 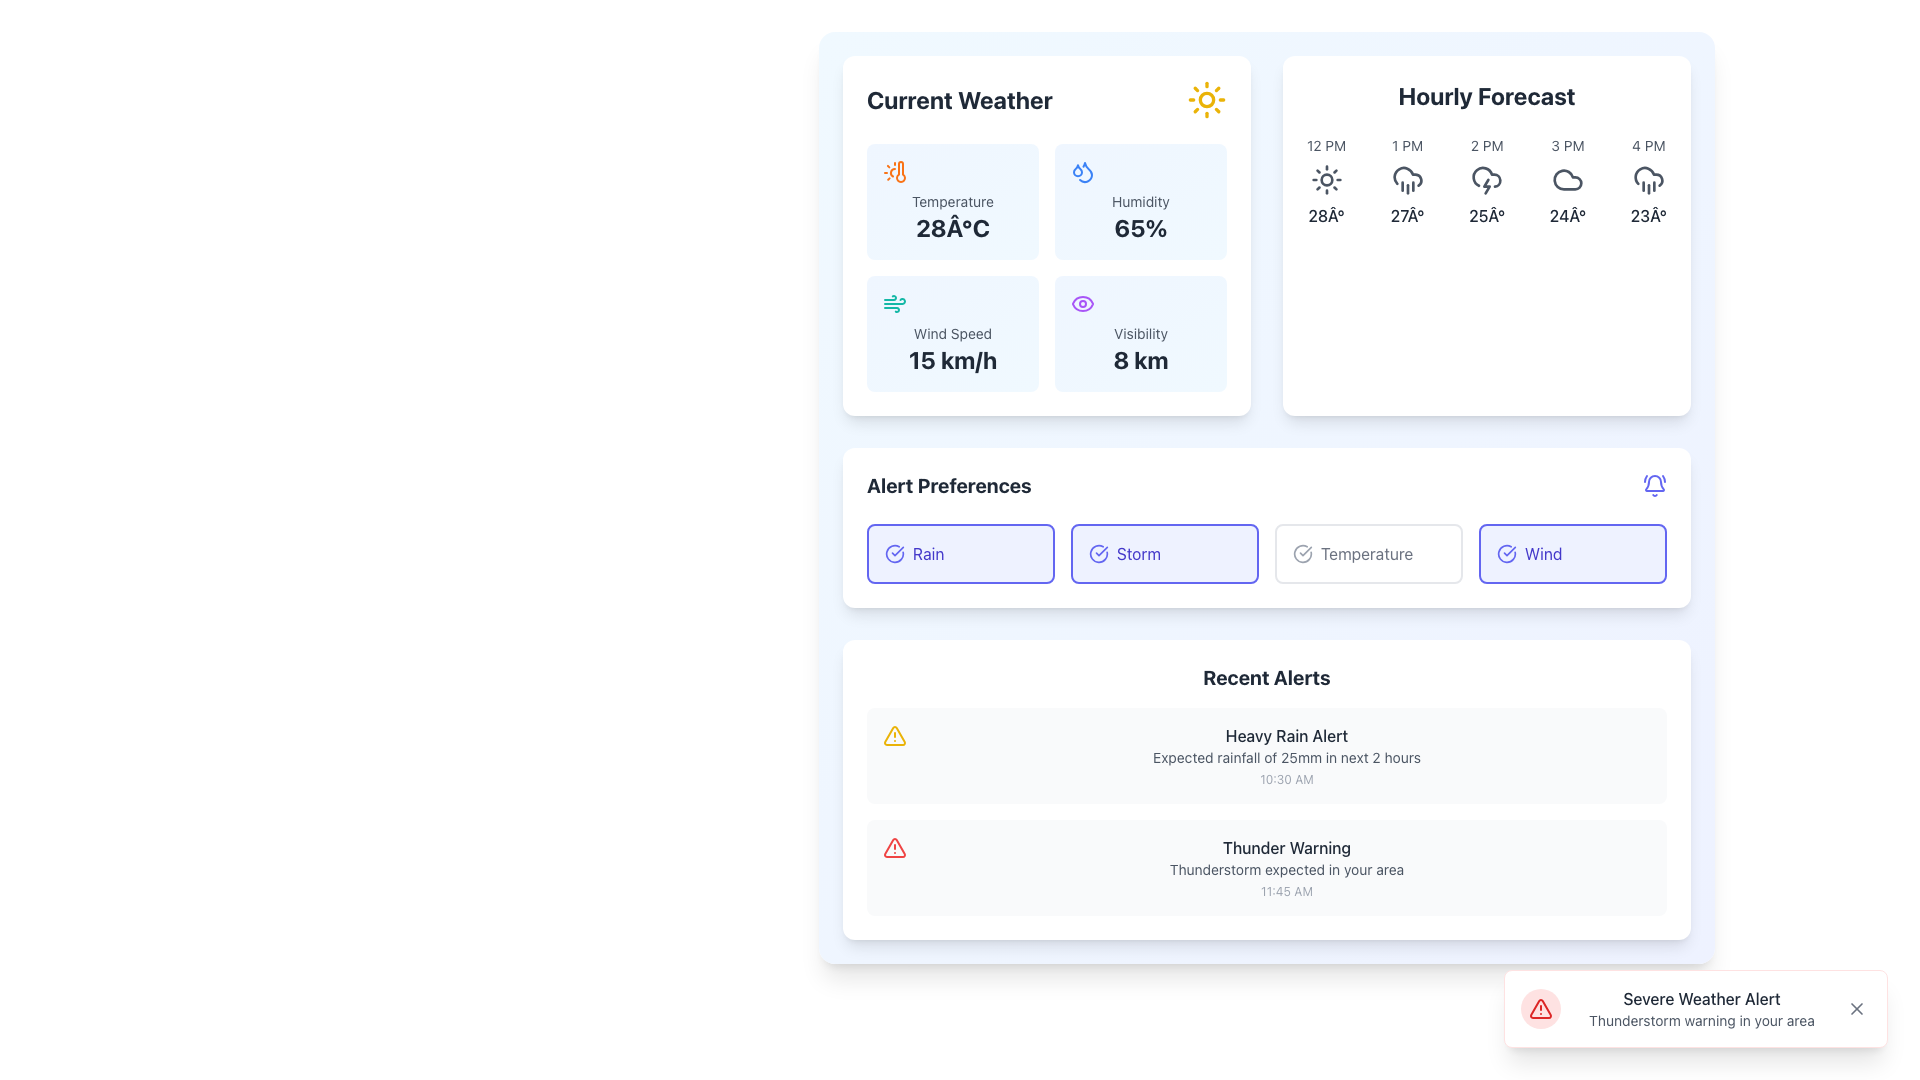 What do you see at coordinates (1045, 100) in the screenshot?
I see `the header section labeled 'Current Weather' which is located at the top of the weather information card and features a sun icon on the right` at bounding box center [1045, 100].